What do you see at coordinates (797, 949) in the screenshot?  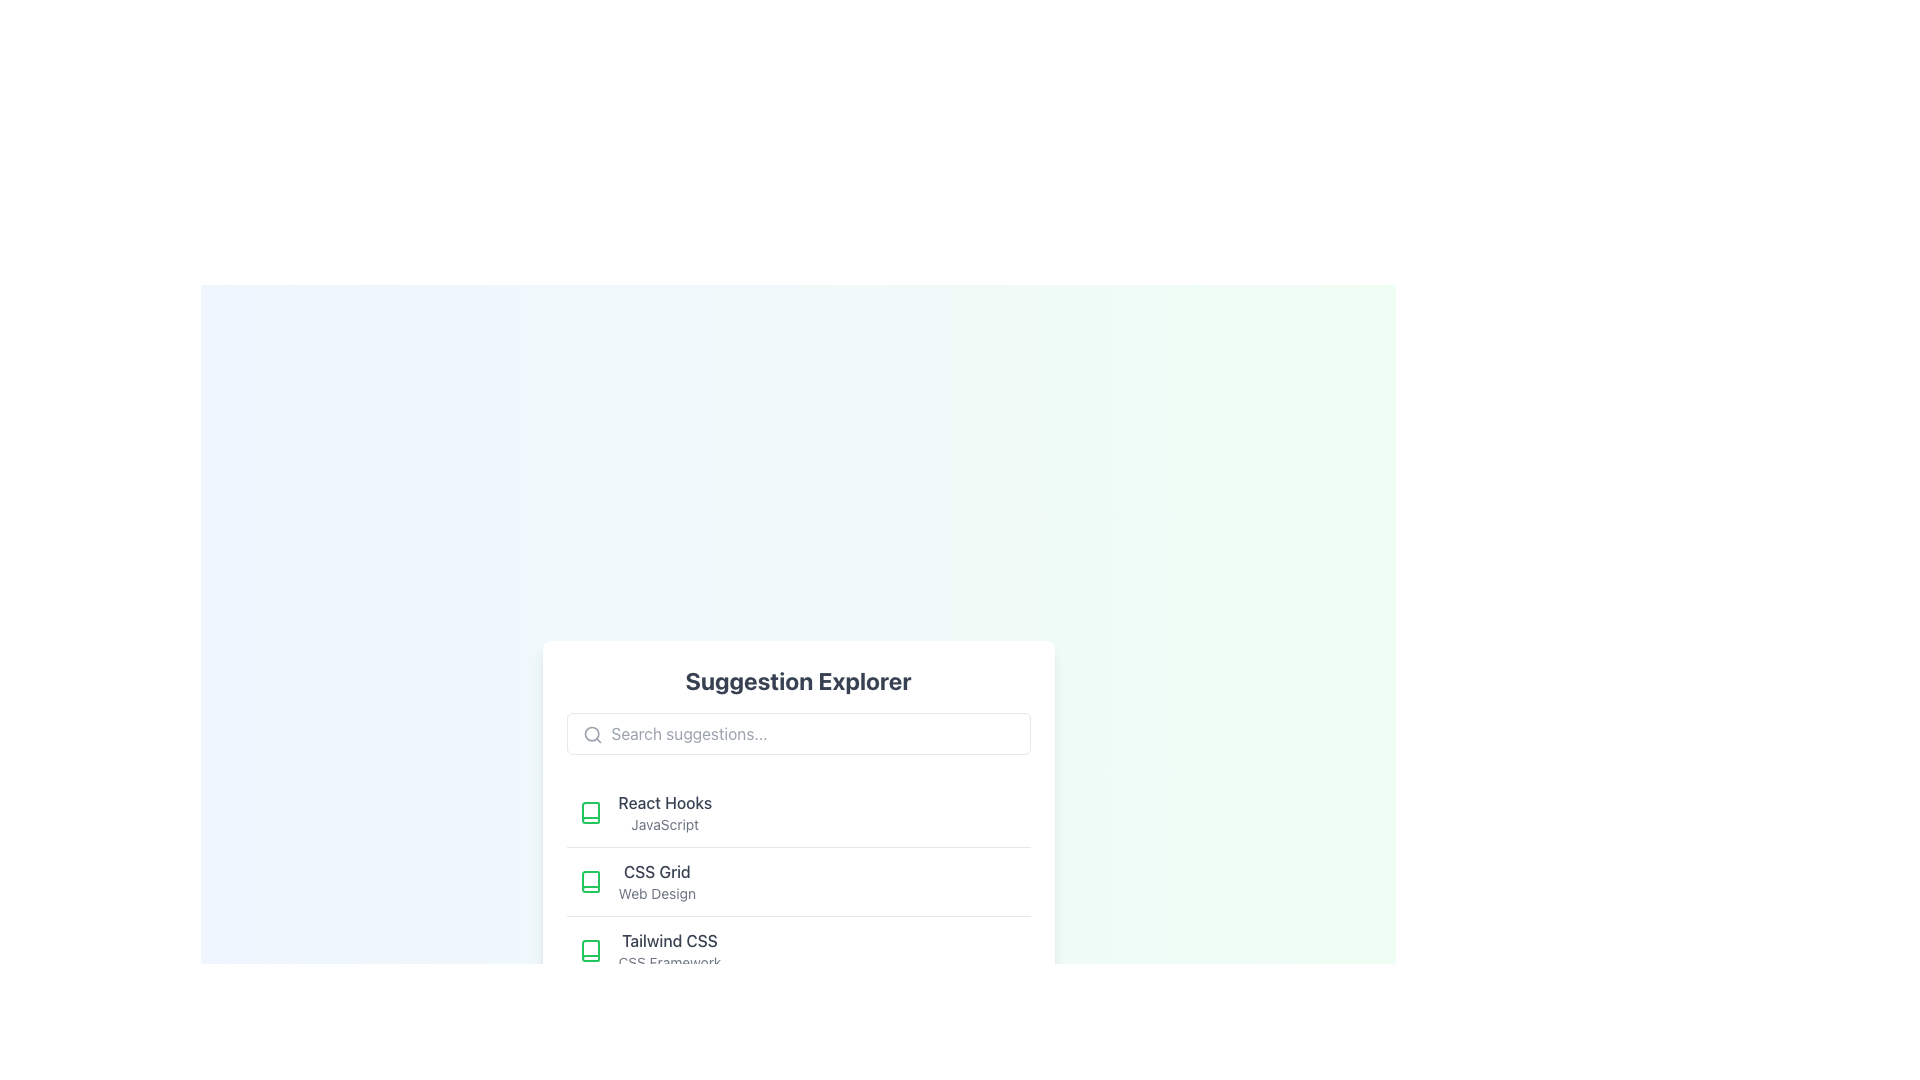 I see `the third entry in the suggestion list that provides information about 'Tailwind CSS'` at bounding box center [797, 949].